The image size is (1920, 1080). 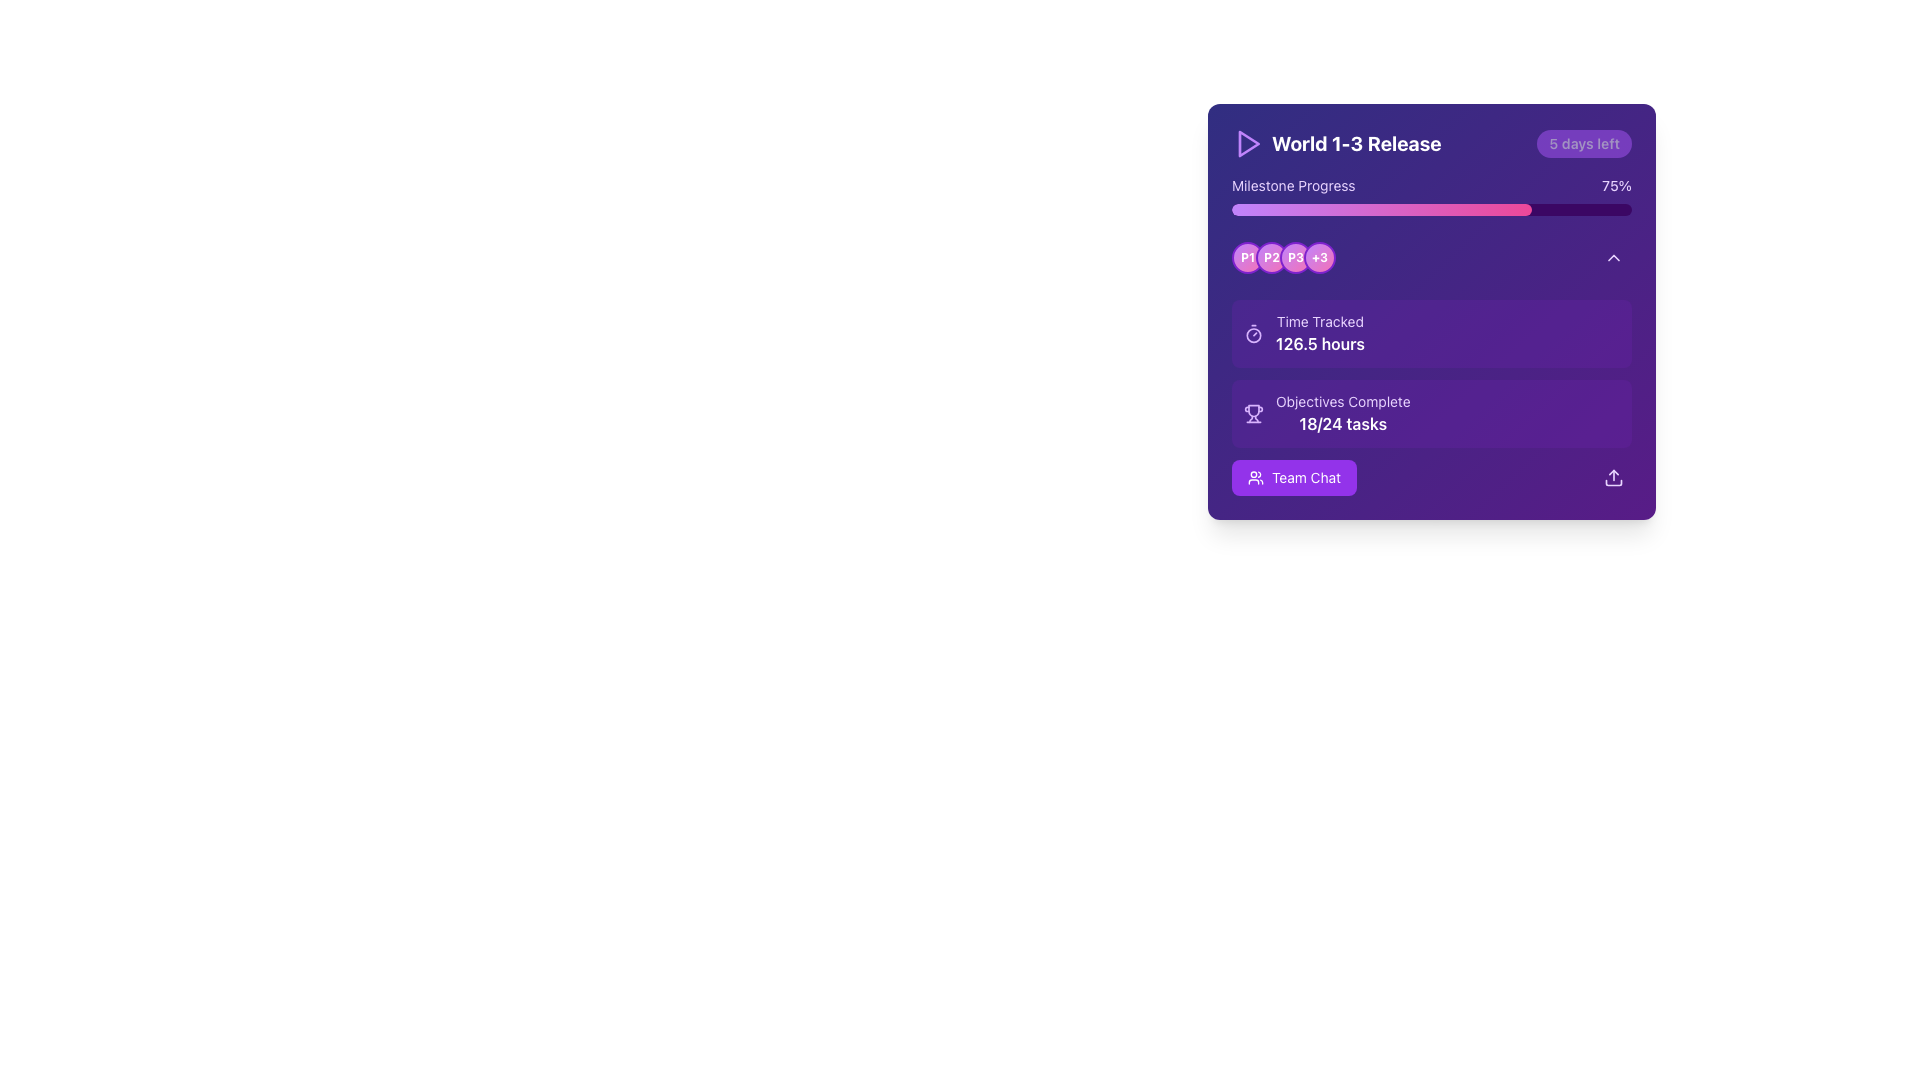 I want to click on the timer icon located in the 'Time Tracked' section, which visually represents 'time tracked' and complements the text showing '126.5 hours', so click(x=1252, y=333).